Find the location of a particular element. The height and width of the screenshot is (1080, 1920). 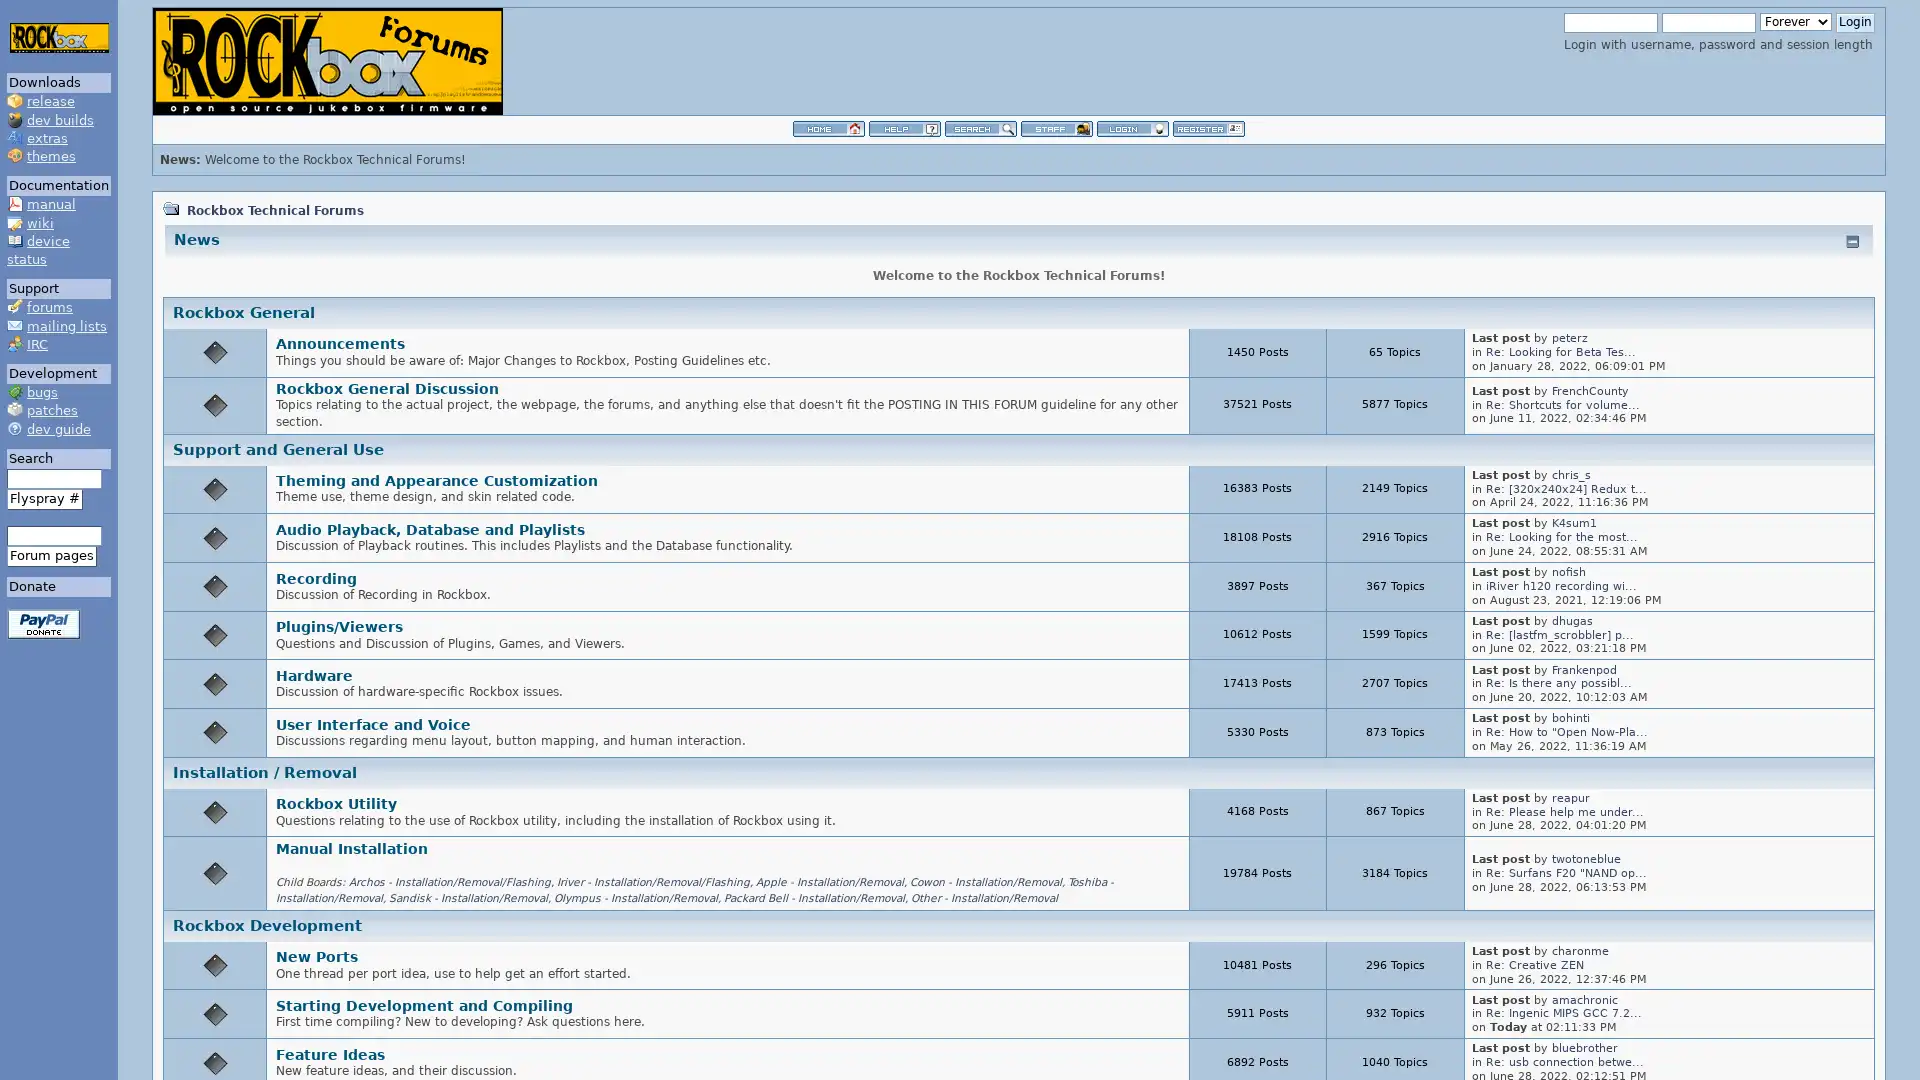

Flyspray # is located at coordinates (44, 497).